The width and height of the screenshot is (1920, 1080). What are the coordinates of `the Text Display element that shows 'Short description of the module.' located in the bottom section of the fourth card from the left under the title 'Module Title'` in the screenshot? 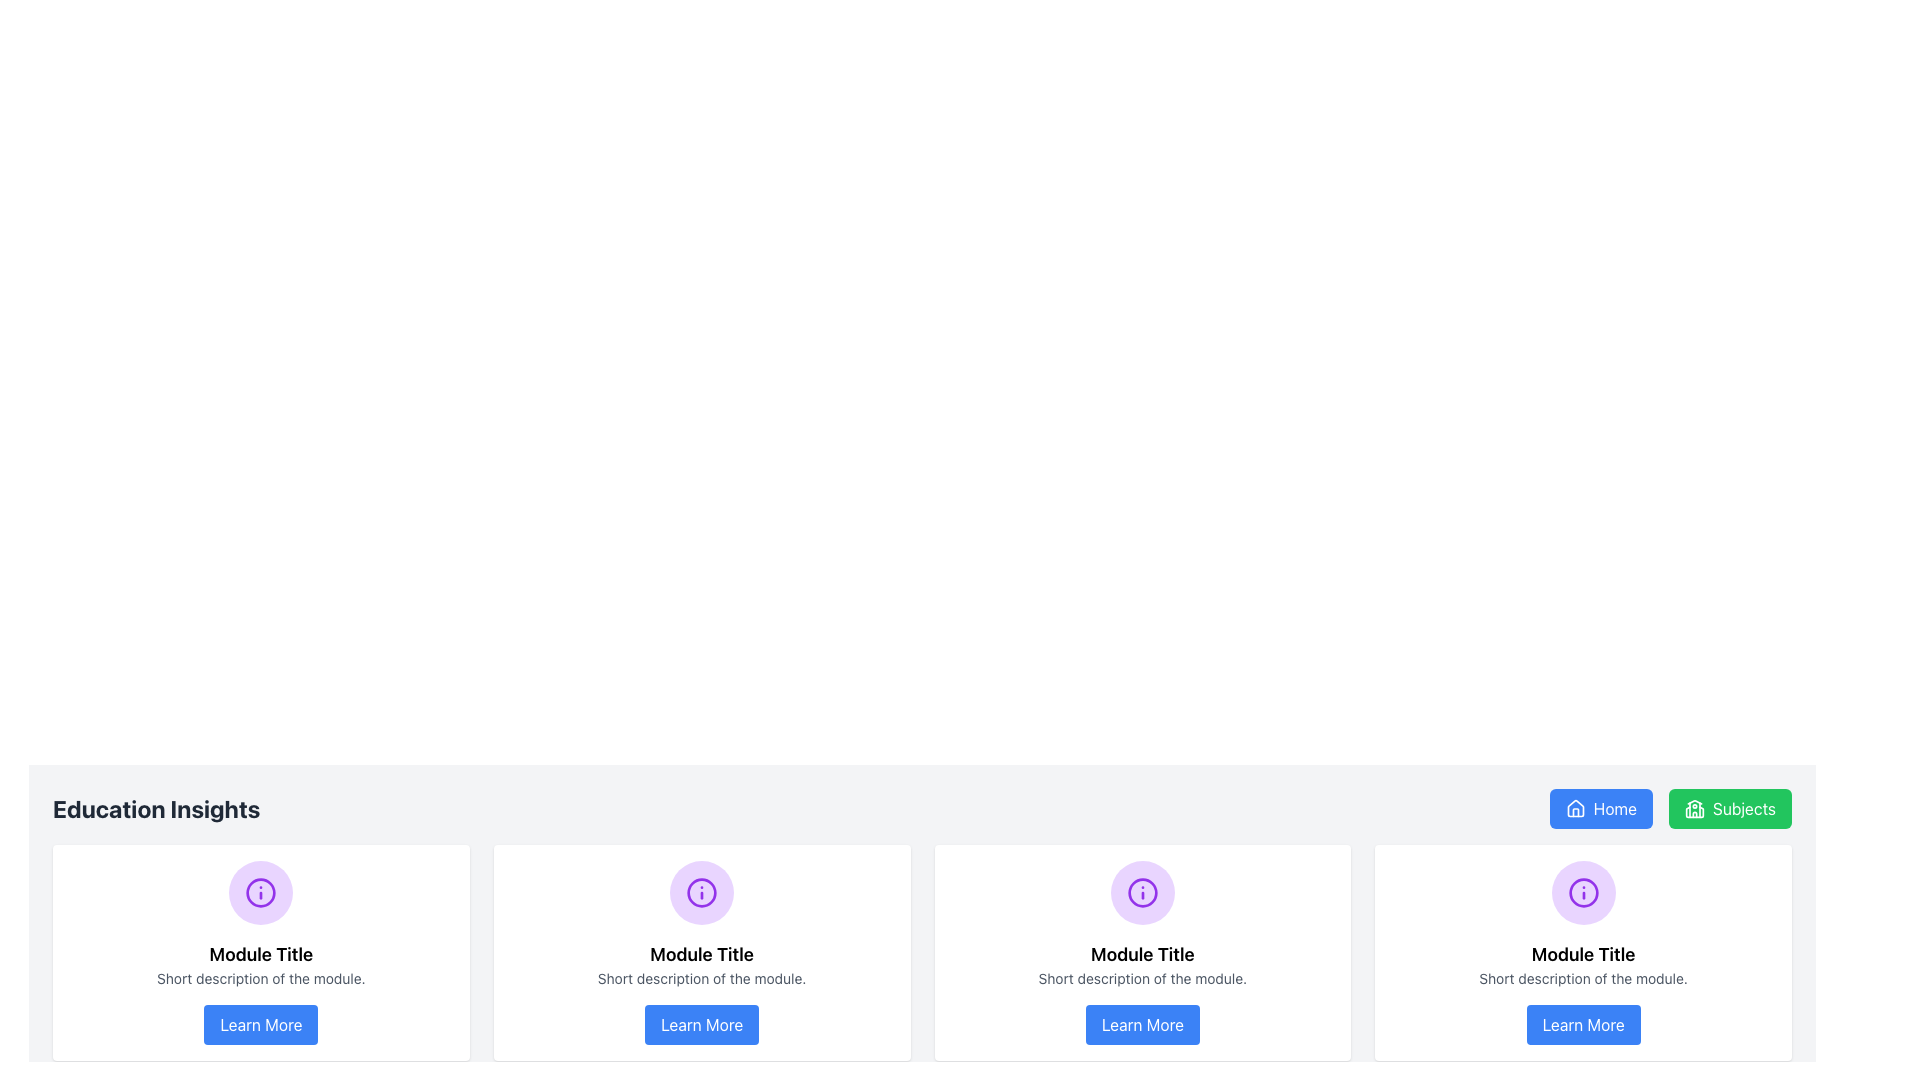 It's located at (1582, 978).